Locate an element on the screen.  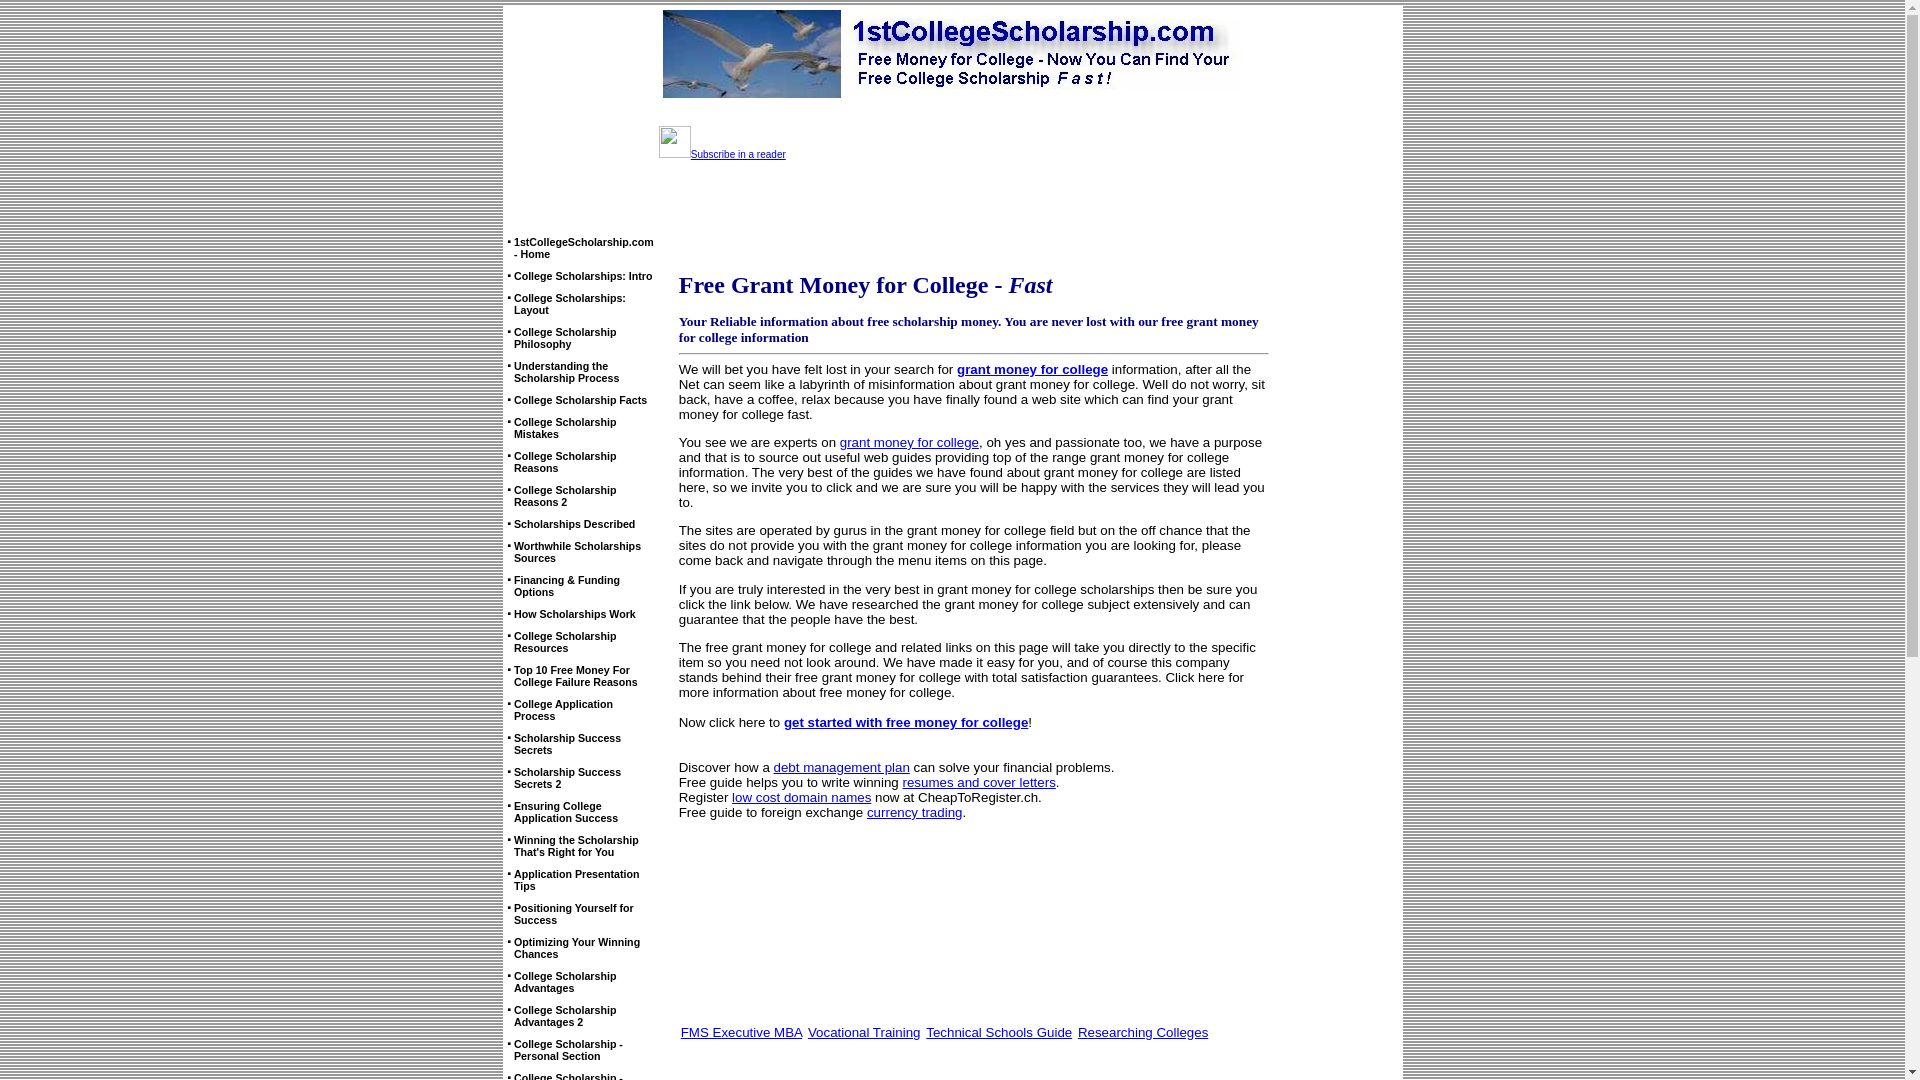
'Ensuring College Application Success' is located at coordinates (565, 812).